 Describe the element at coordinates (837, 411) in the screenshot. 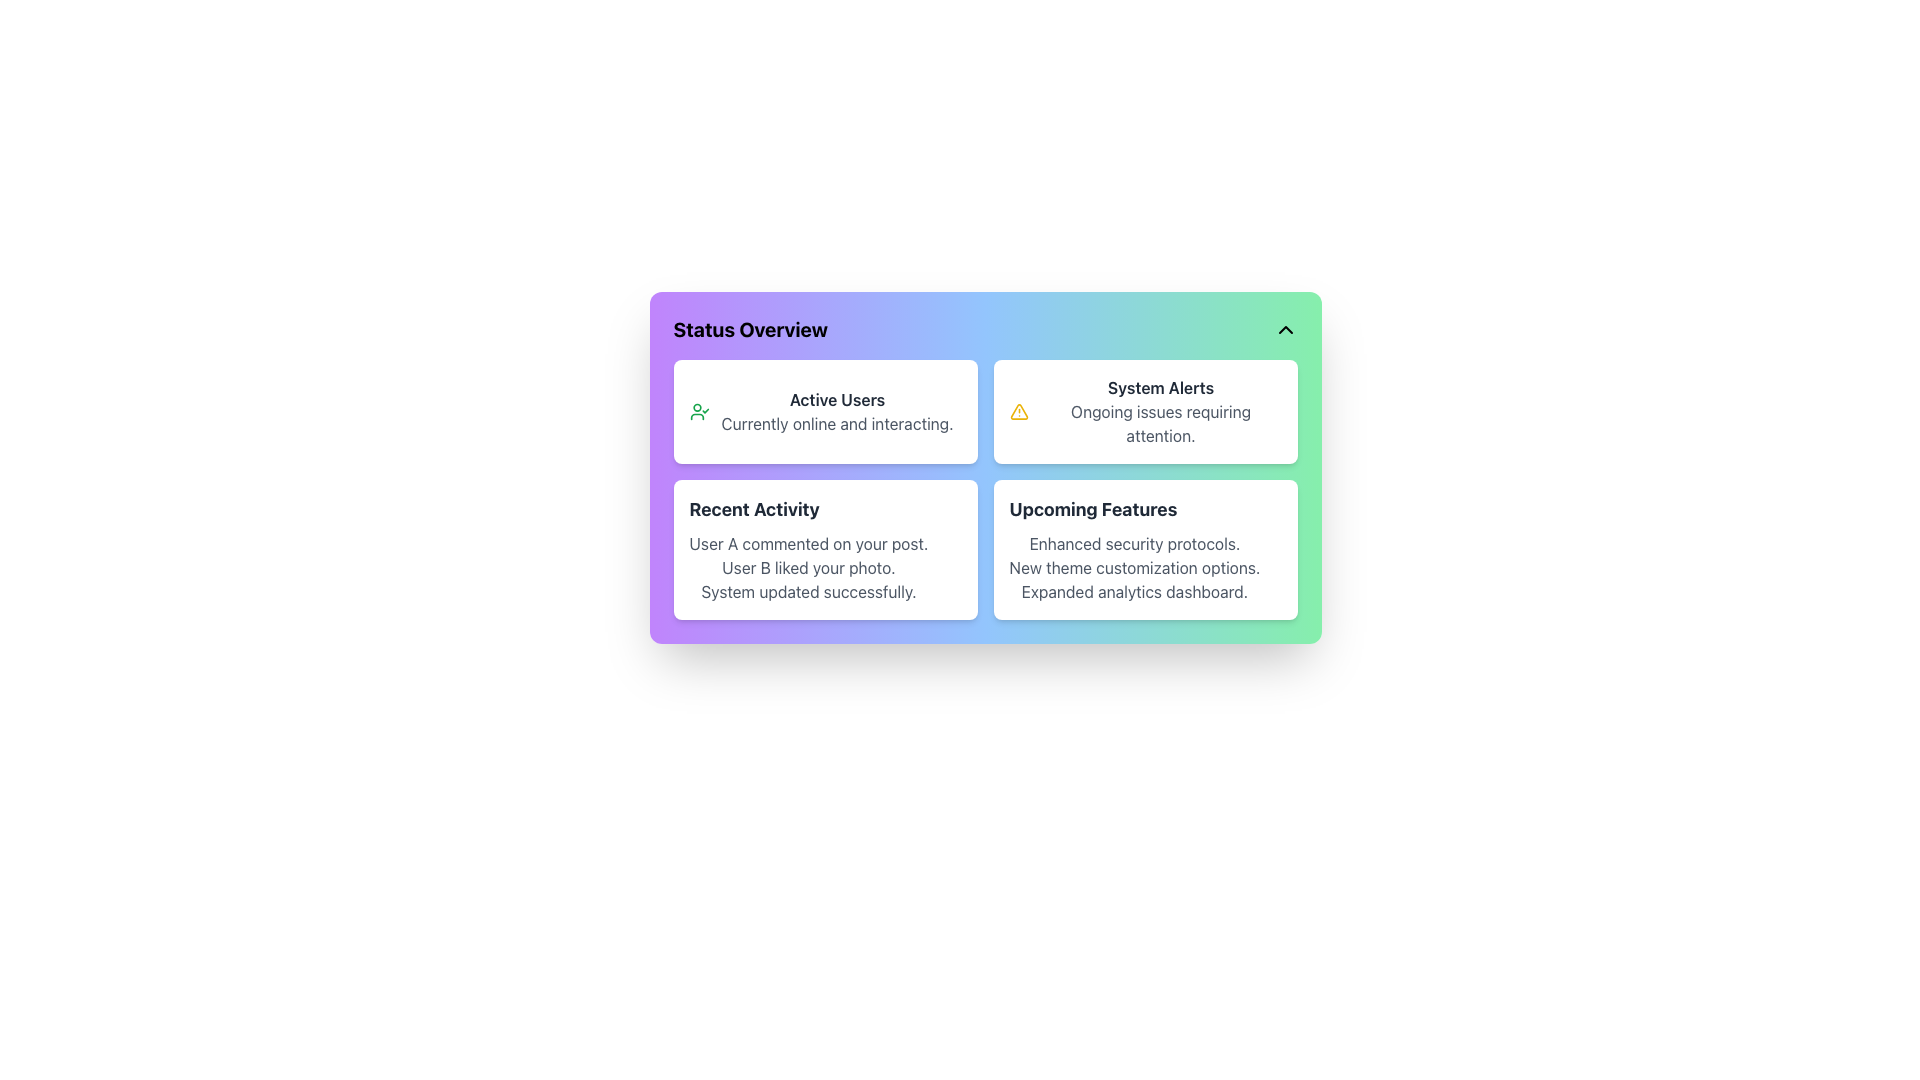

I see `the Informational Text Component displaying 'Active Users' and its subtitle 'Currently online and interacting.', which is part of a card-like UI element in the top-left quadrant` at that location.